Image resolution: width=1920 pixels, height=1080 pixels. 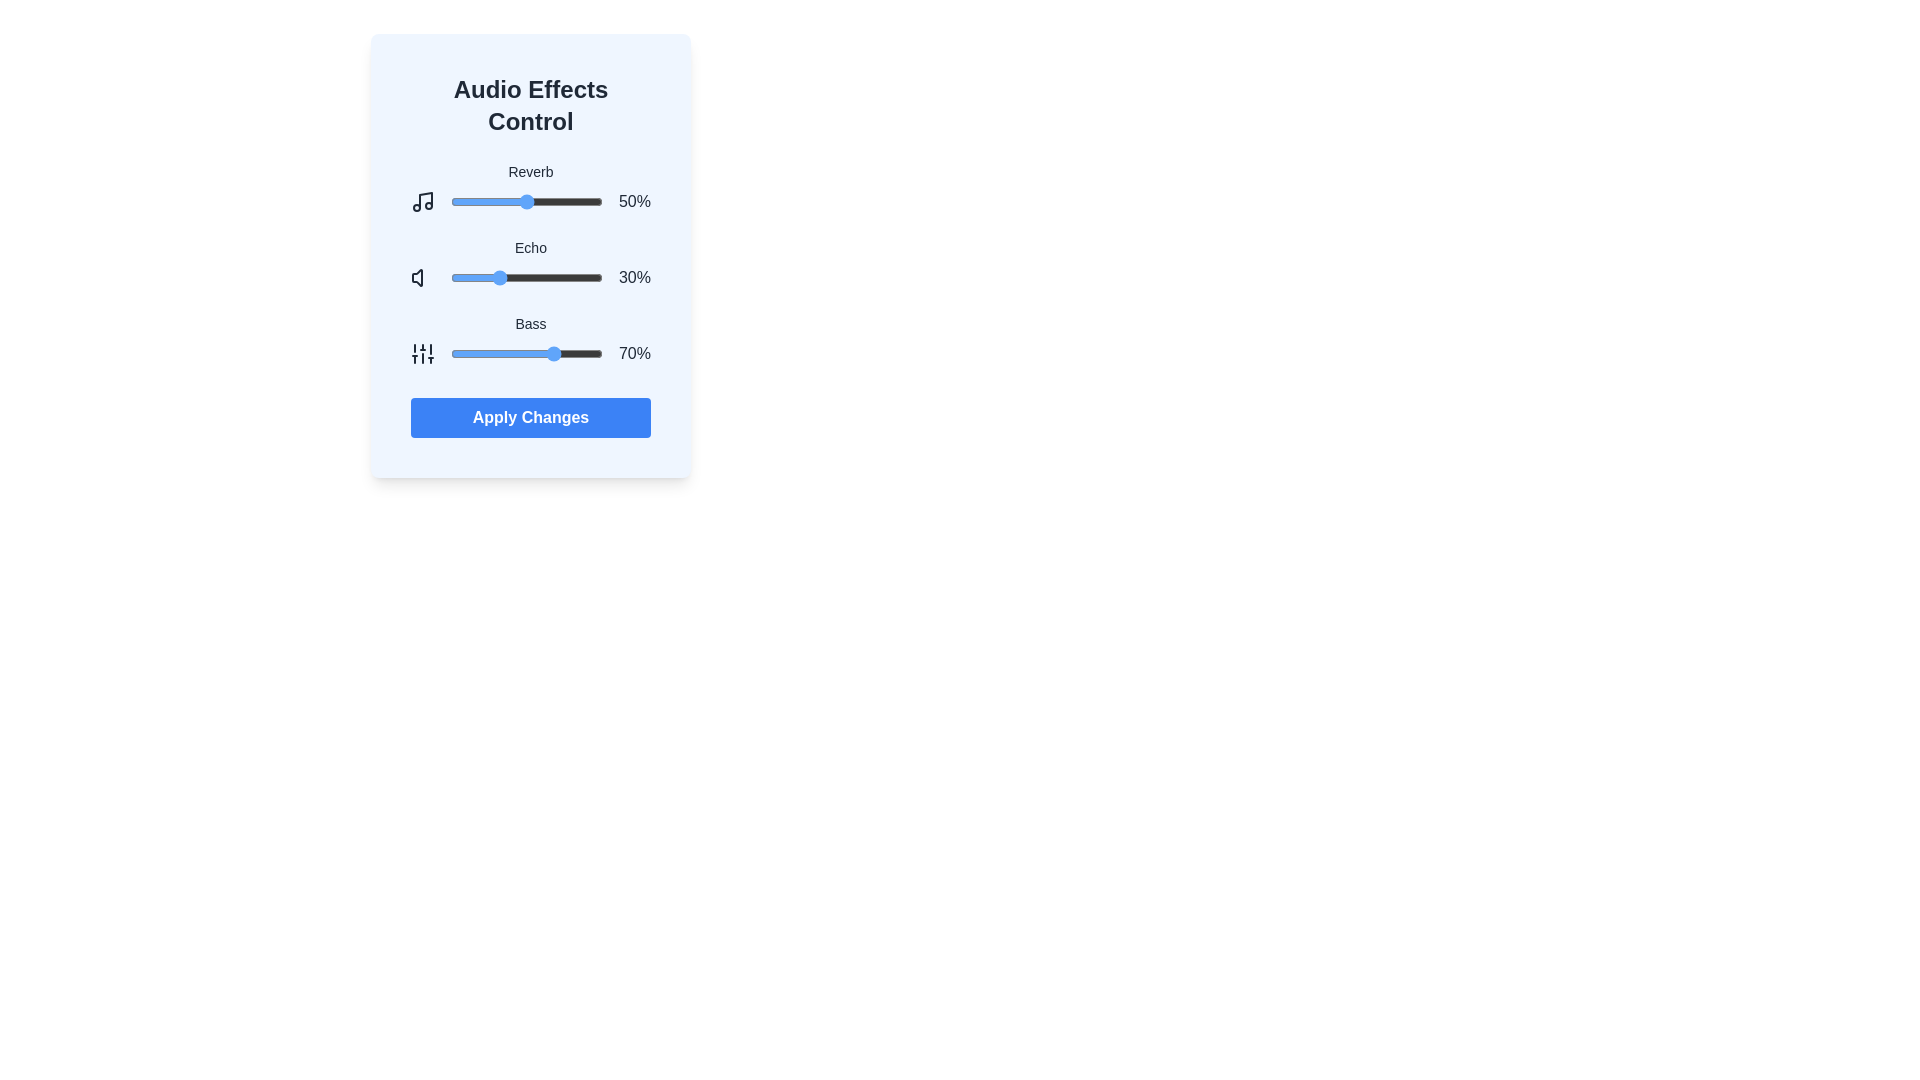 I want to click on the reverb effect, so click(x=534, y=201).